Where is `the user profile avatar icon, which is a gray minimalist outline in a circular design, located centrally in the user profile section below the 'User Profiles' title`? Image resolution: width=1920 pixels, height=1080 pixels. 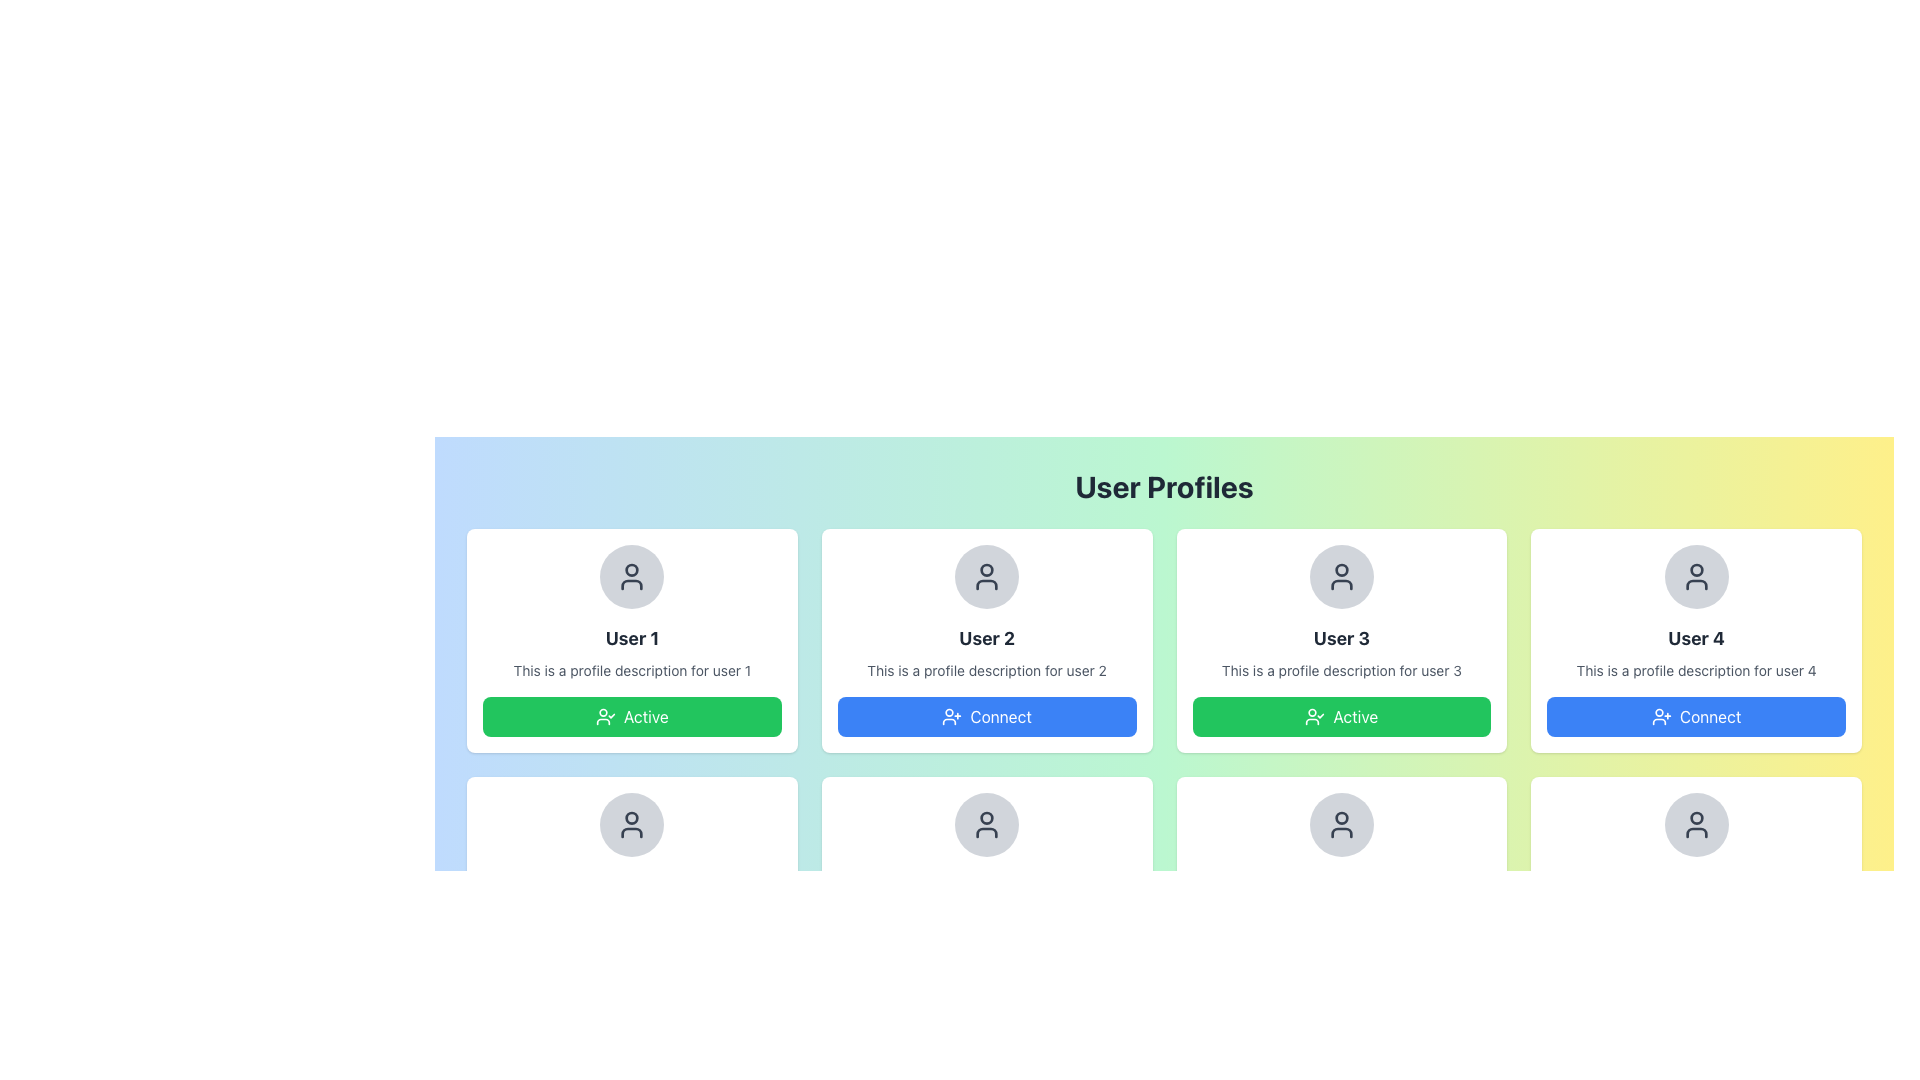
the user profile avatar icon, which is a gray minimalist outline in a circular design, located centrally in the user profile section below the 'User Profiles' title is located at coordinates (631, 825).